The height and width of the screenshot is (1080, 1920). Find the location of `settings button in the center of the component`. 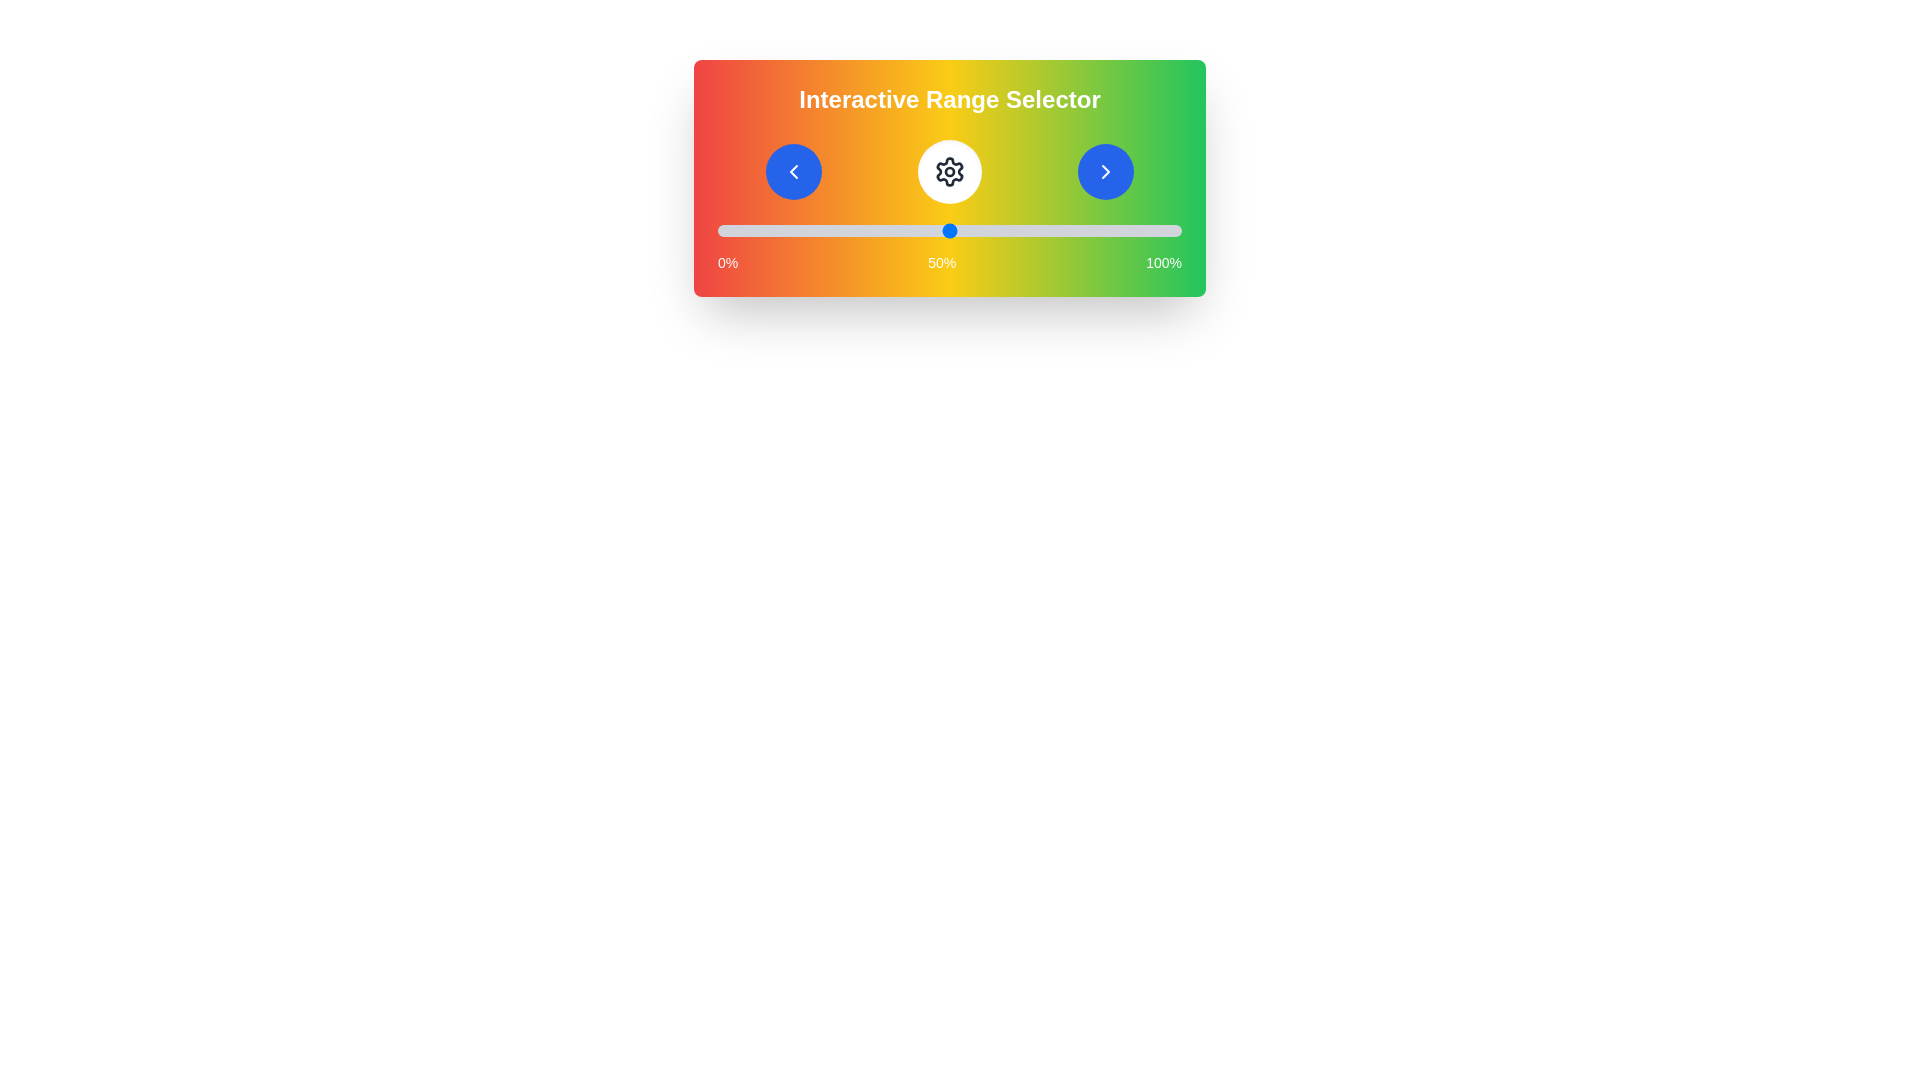

settings button in the center of the component is located at coordinates (949, 171).